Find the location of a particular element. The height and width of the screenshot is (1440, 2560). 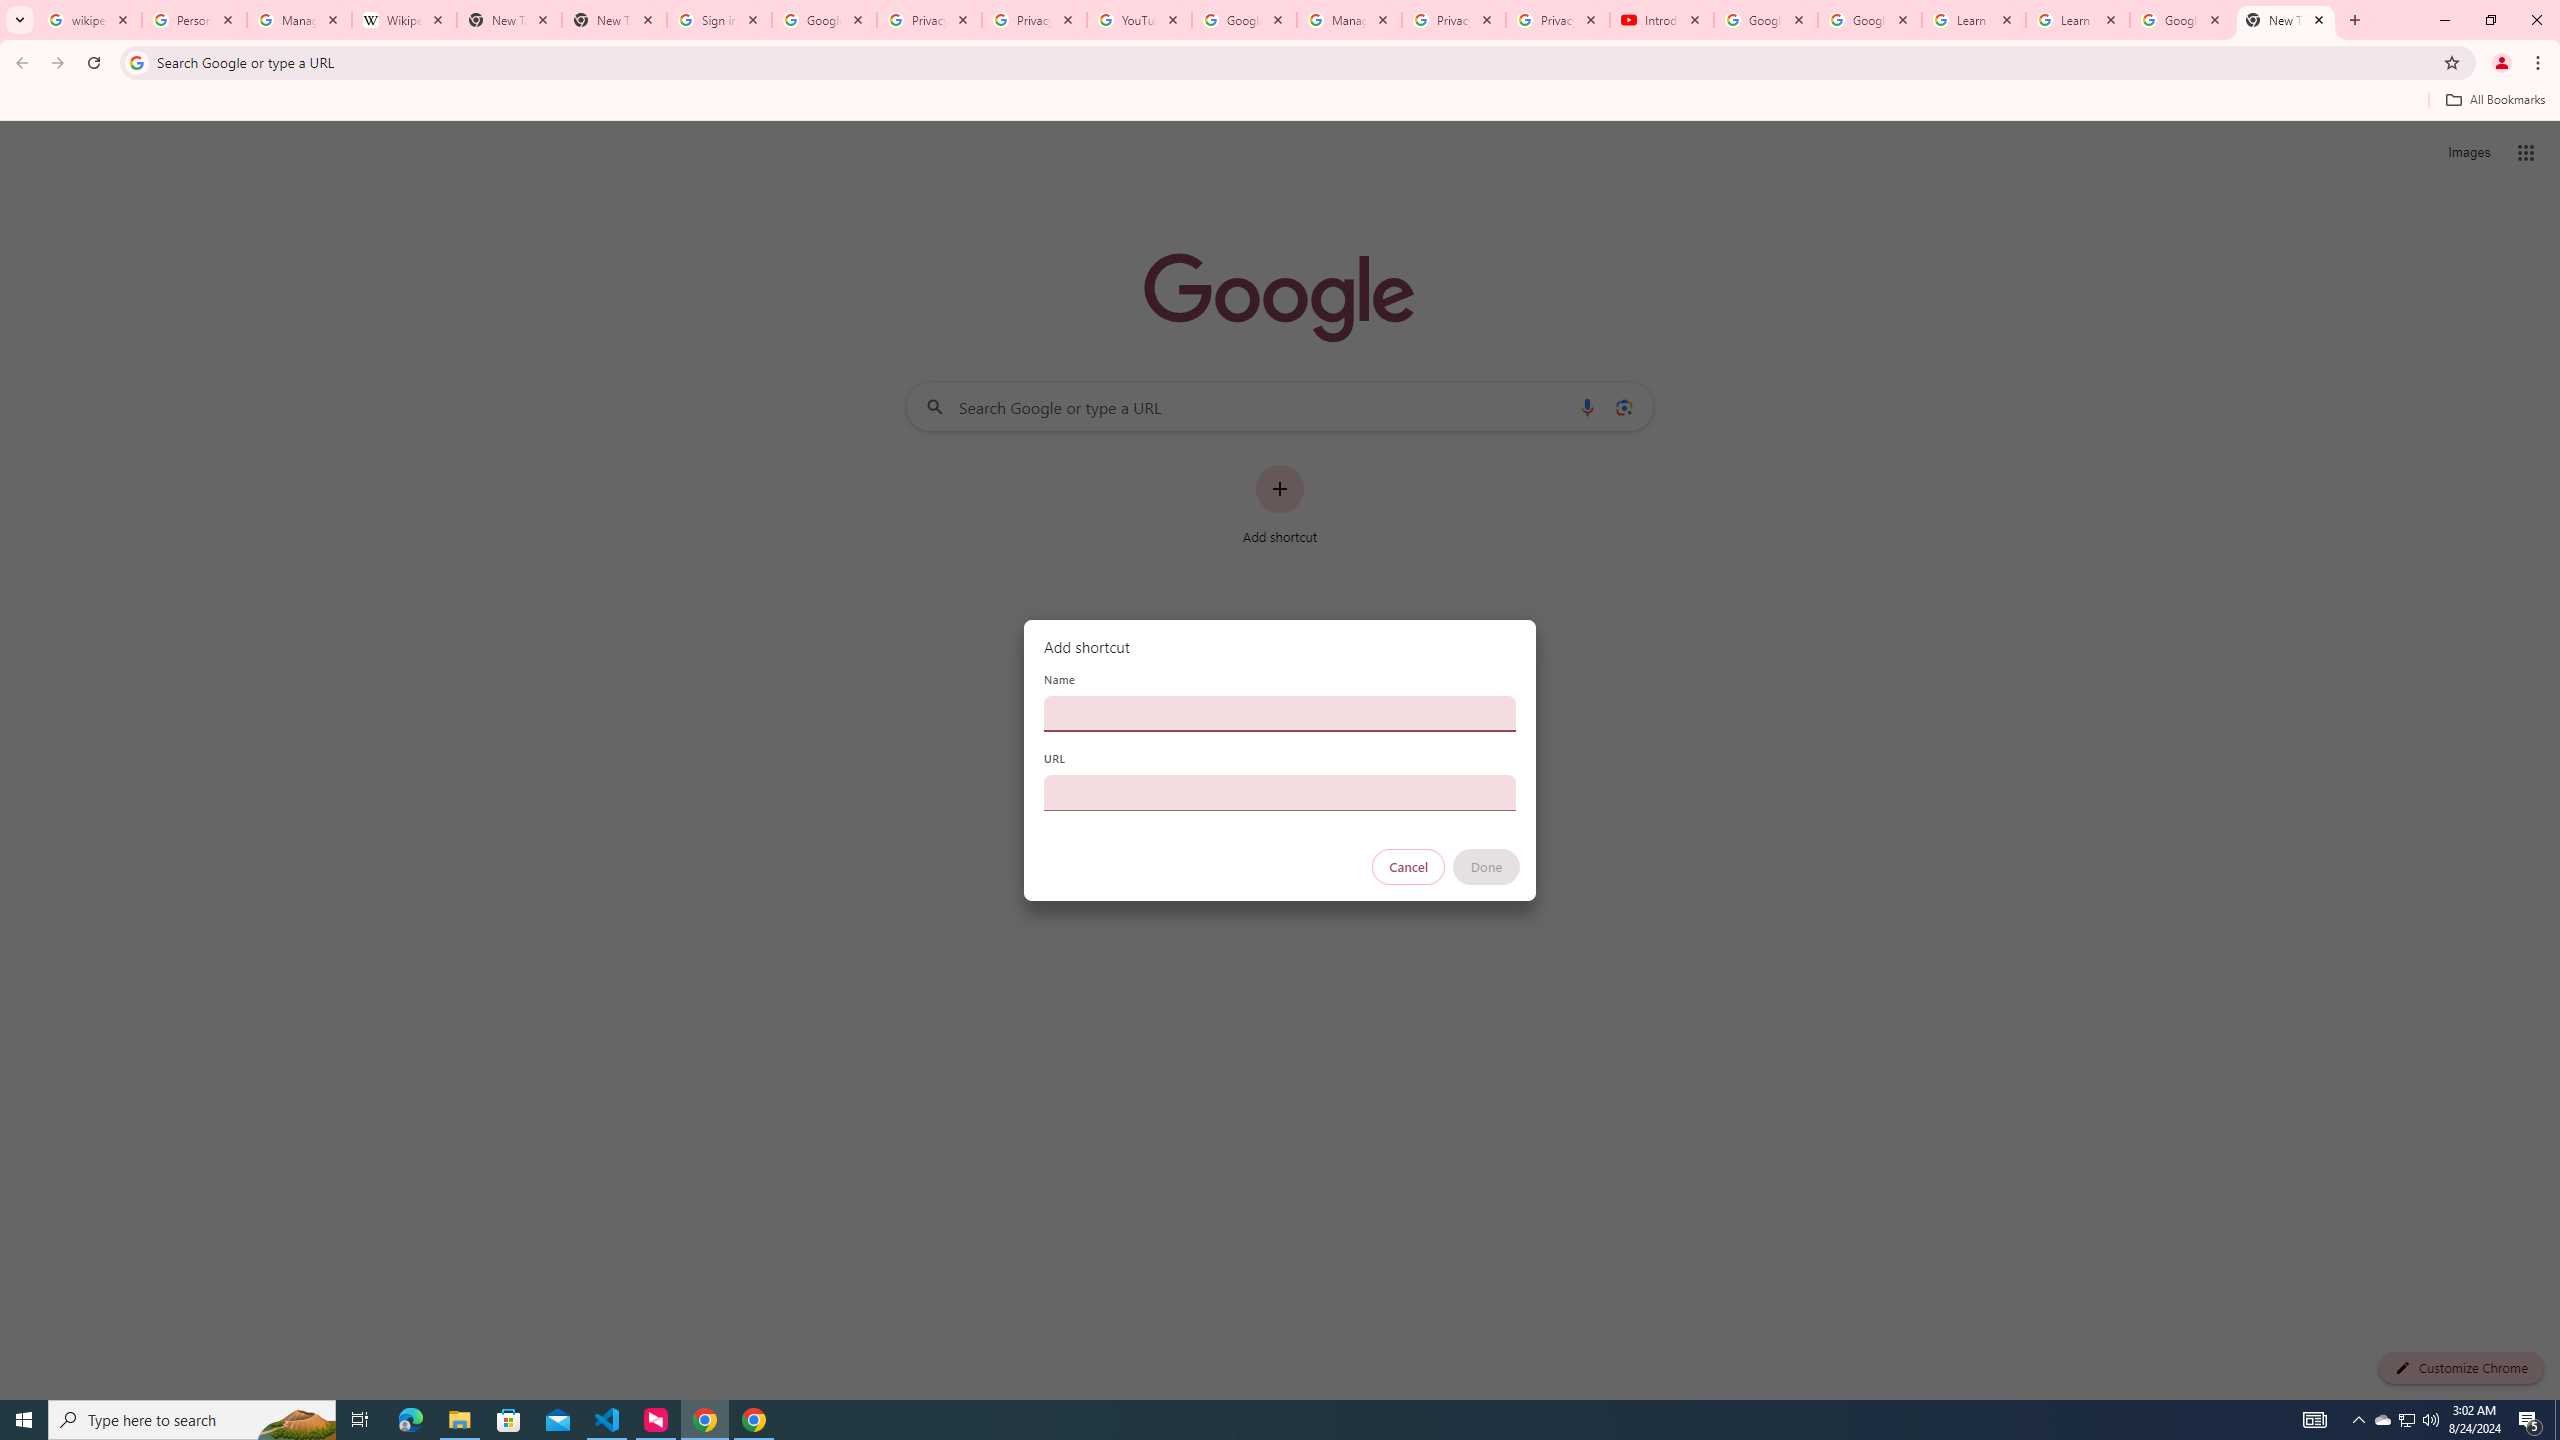

'Google Account Help' is located at coordinates (1870, 19).